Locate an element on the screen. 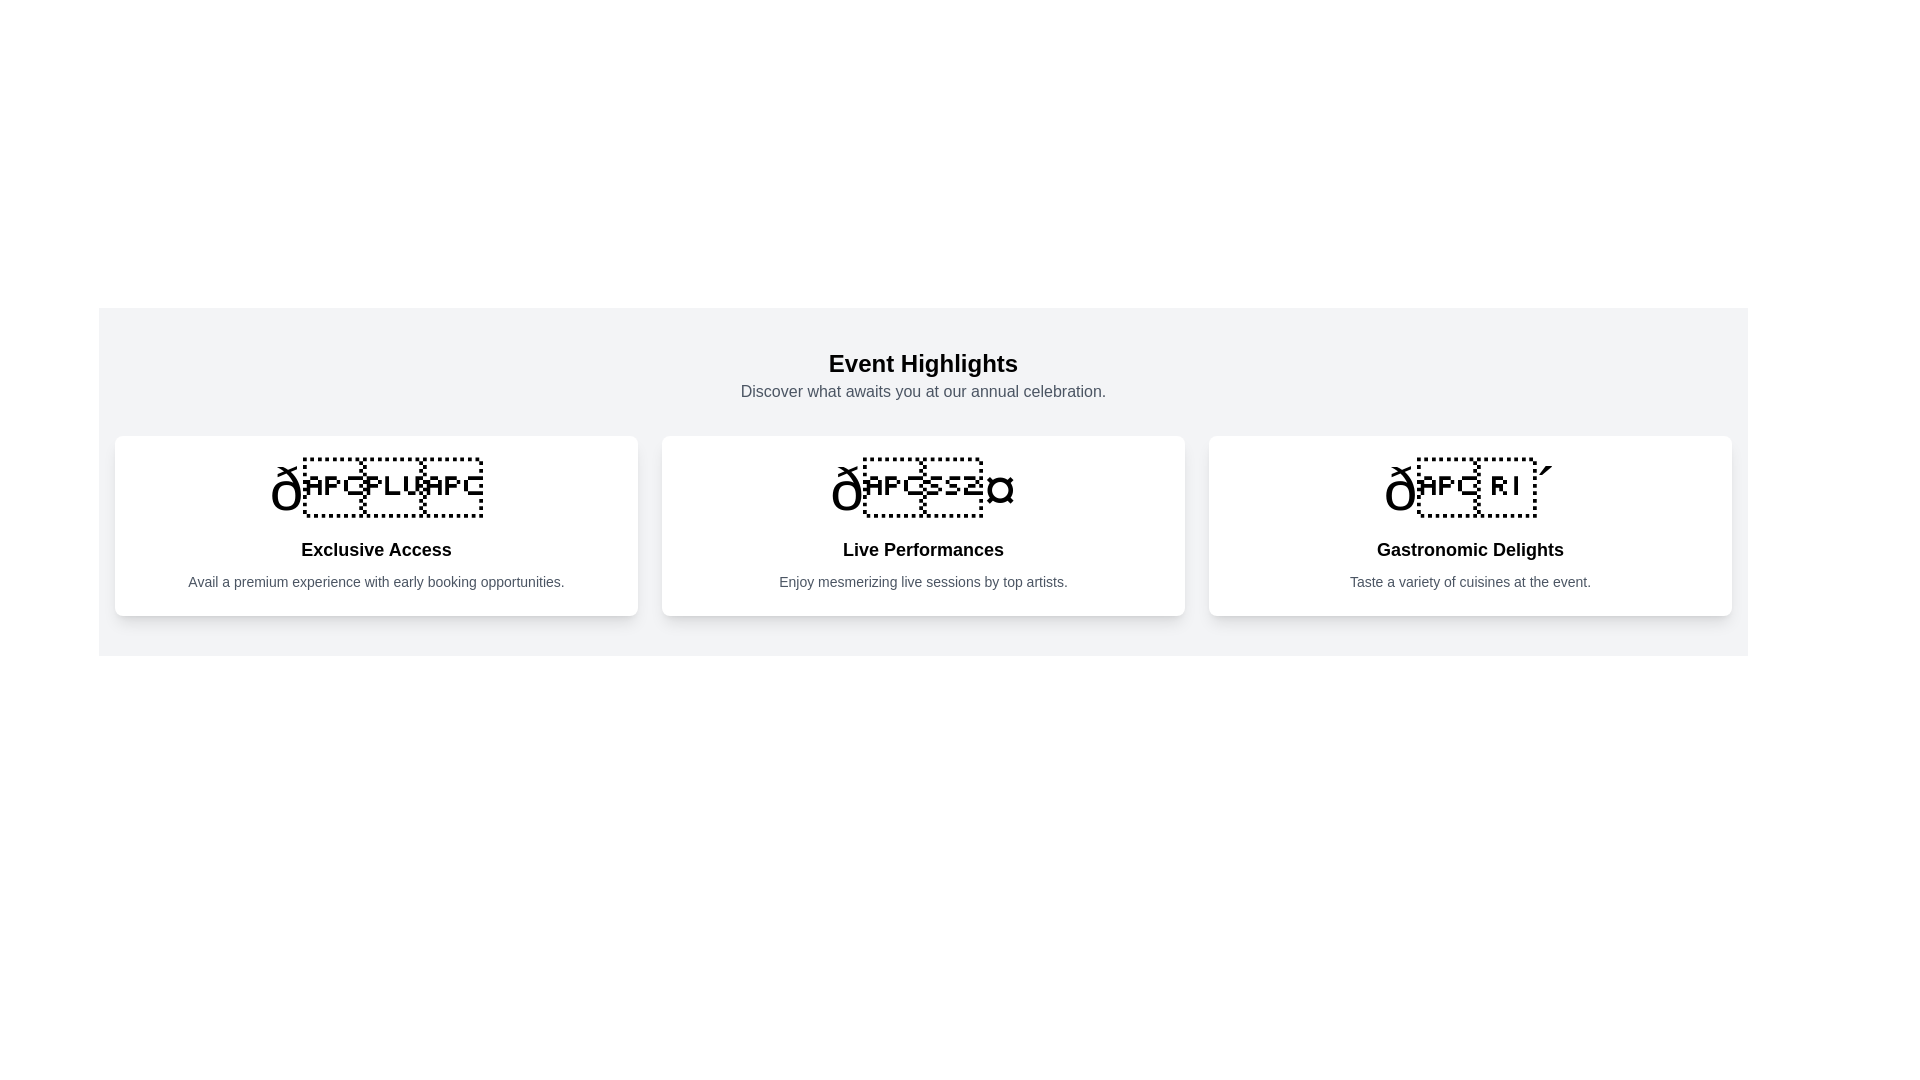  the bold and enlarged text stating 'Event Highlights', which is prominently displayed at the top of the section containing an introductory heading is located at coordinates (922, 363).